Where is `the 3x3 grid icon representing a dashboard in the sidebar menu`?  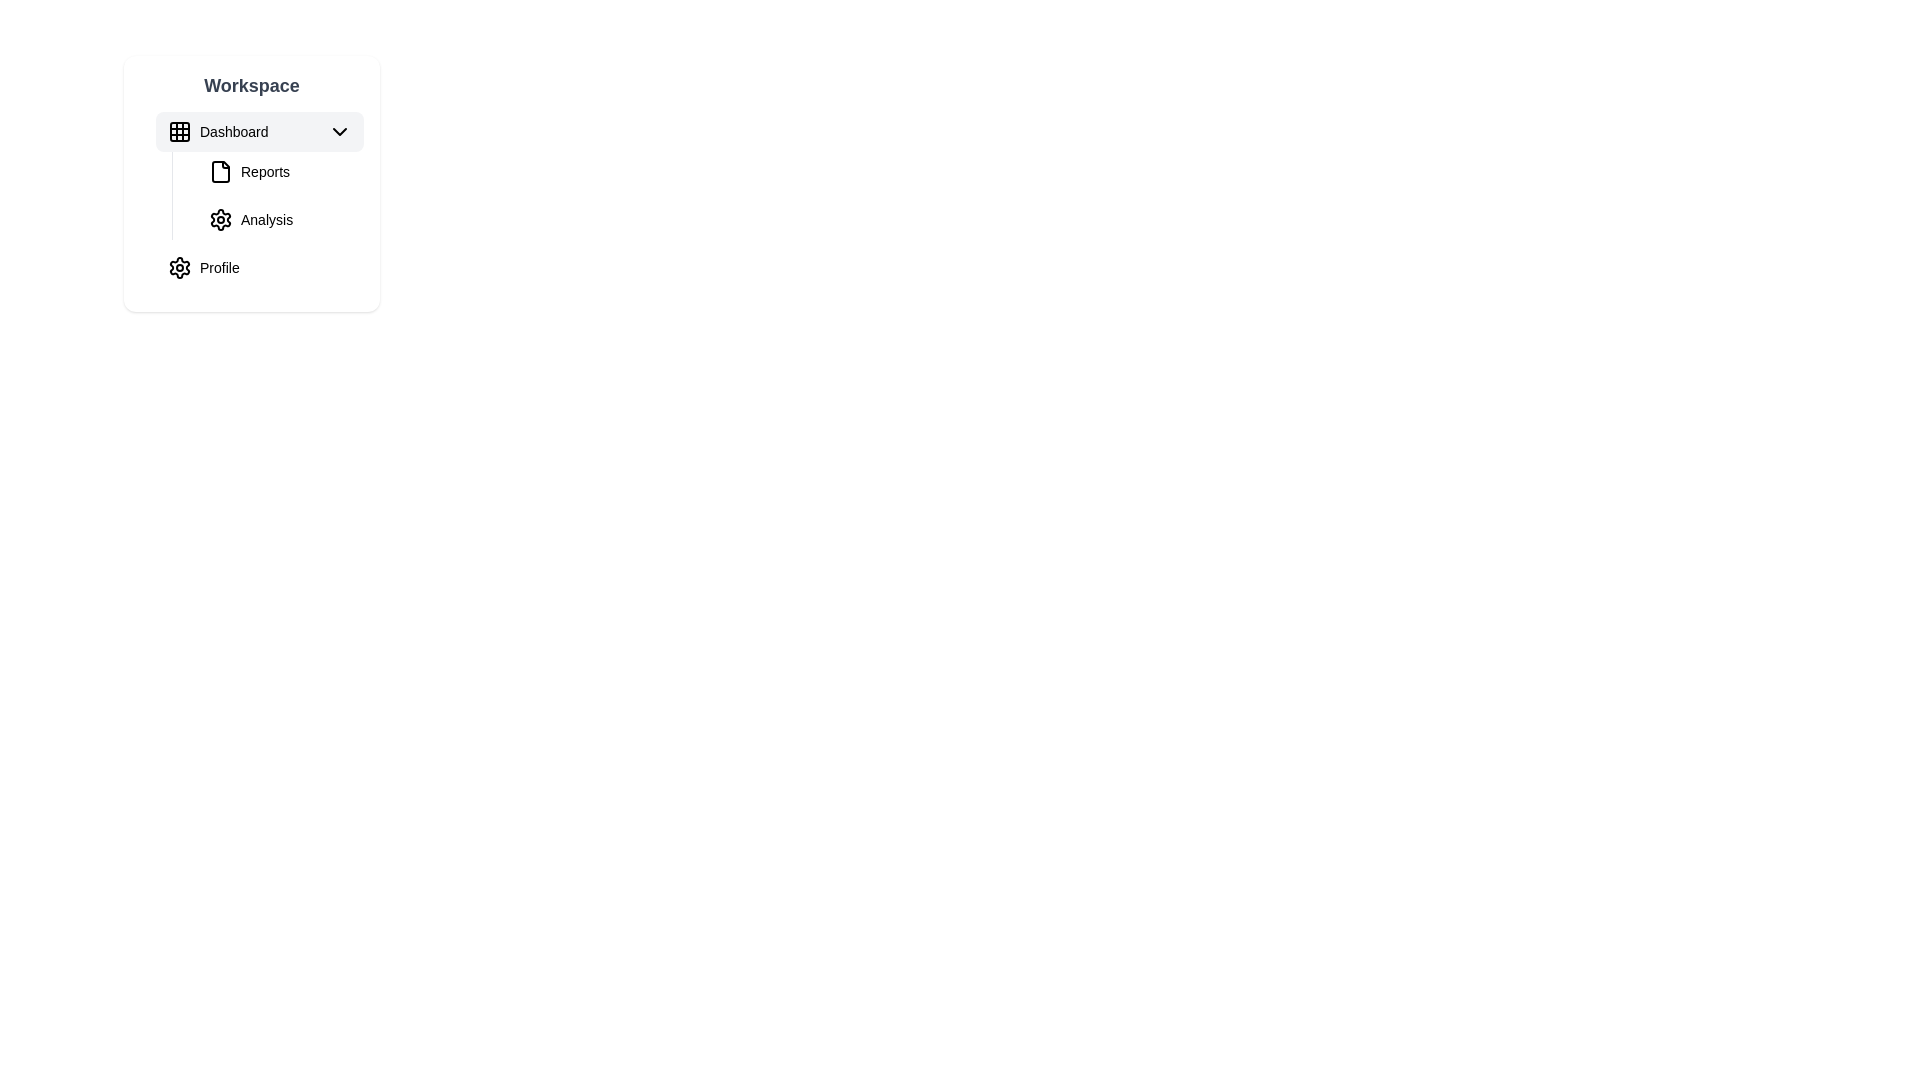
the 3x3 grid icon representing a dashboard in the sidebar menu is located at coordinates (180, 131).